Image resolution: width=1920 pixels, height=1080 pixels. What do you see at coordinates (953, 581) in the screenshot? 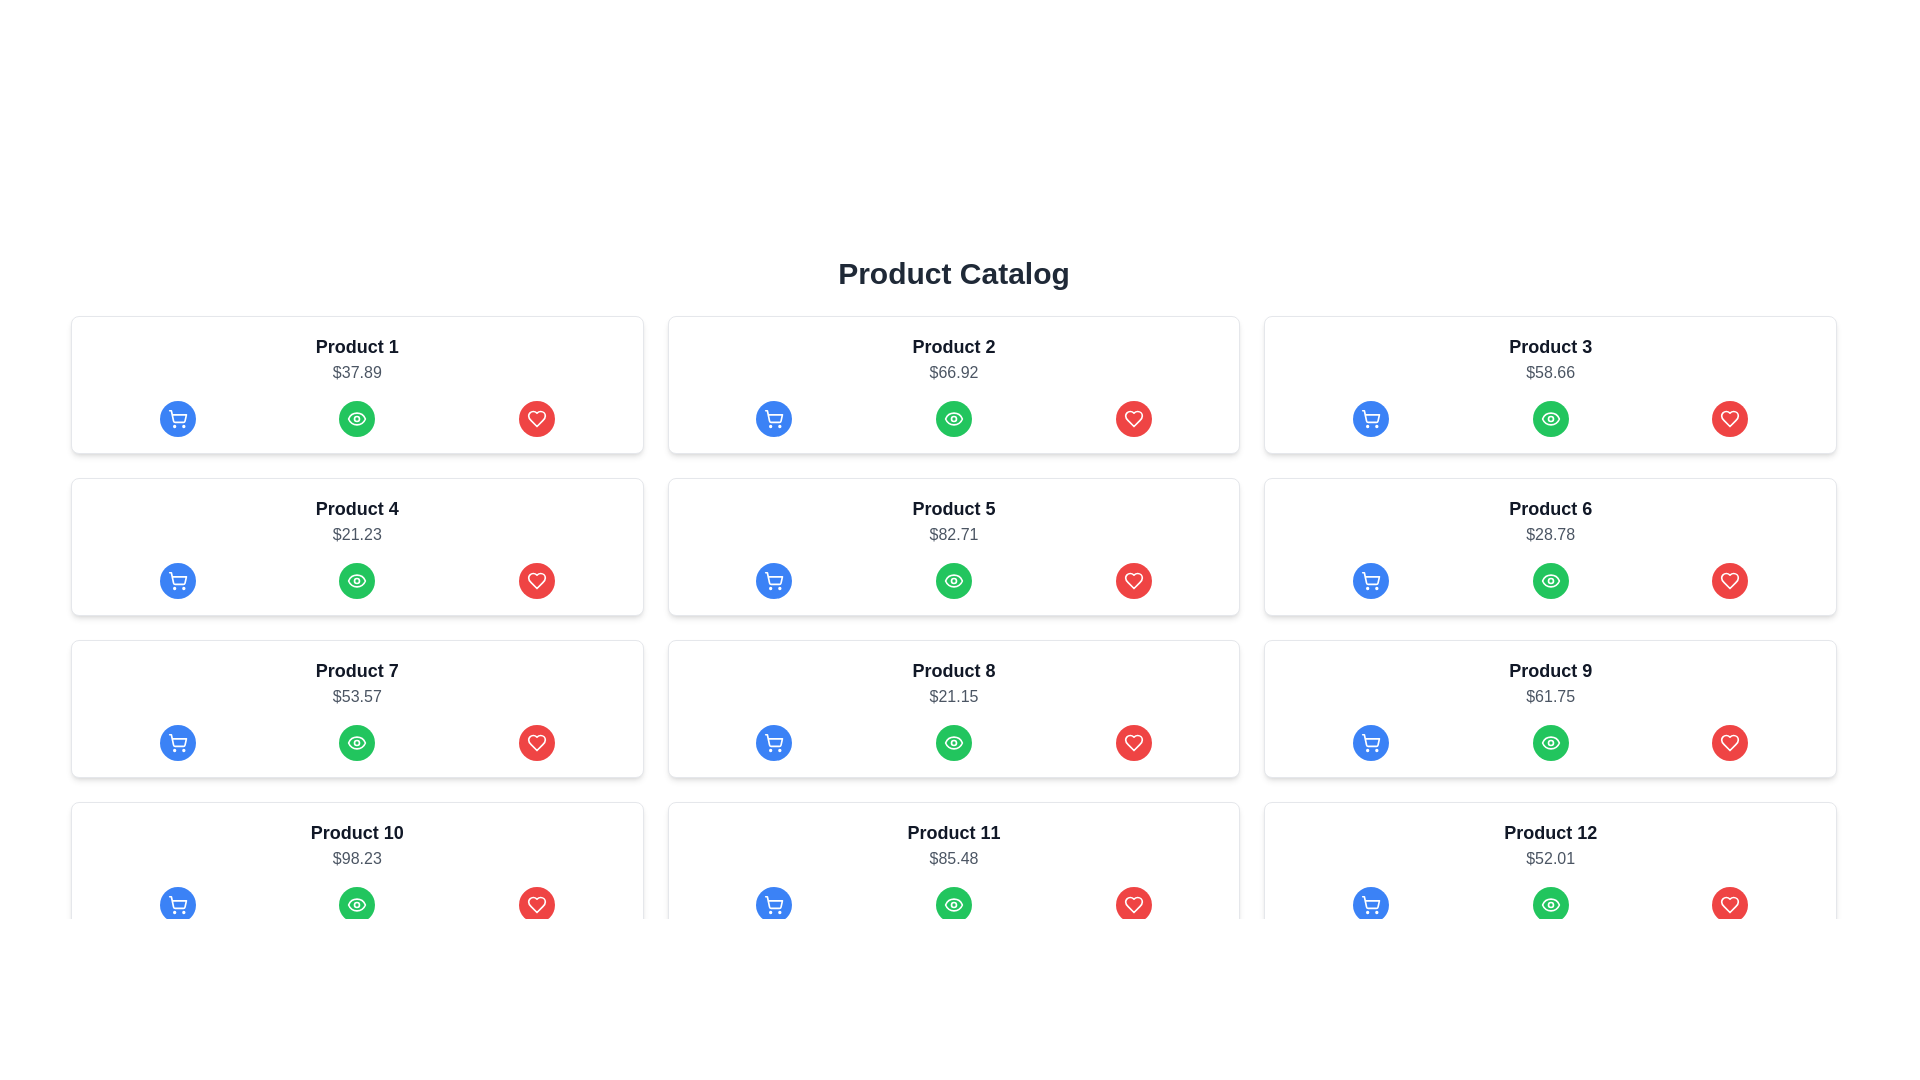
I see `the green eye icon indicating visibility functionality in the middle of the 'Product 5' card located in the third cell of the second row` at bounding box center [953, 581].